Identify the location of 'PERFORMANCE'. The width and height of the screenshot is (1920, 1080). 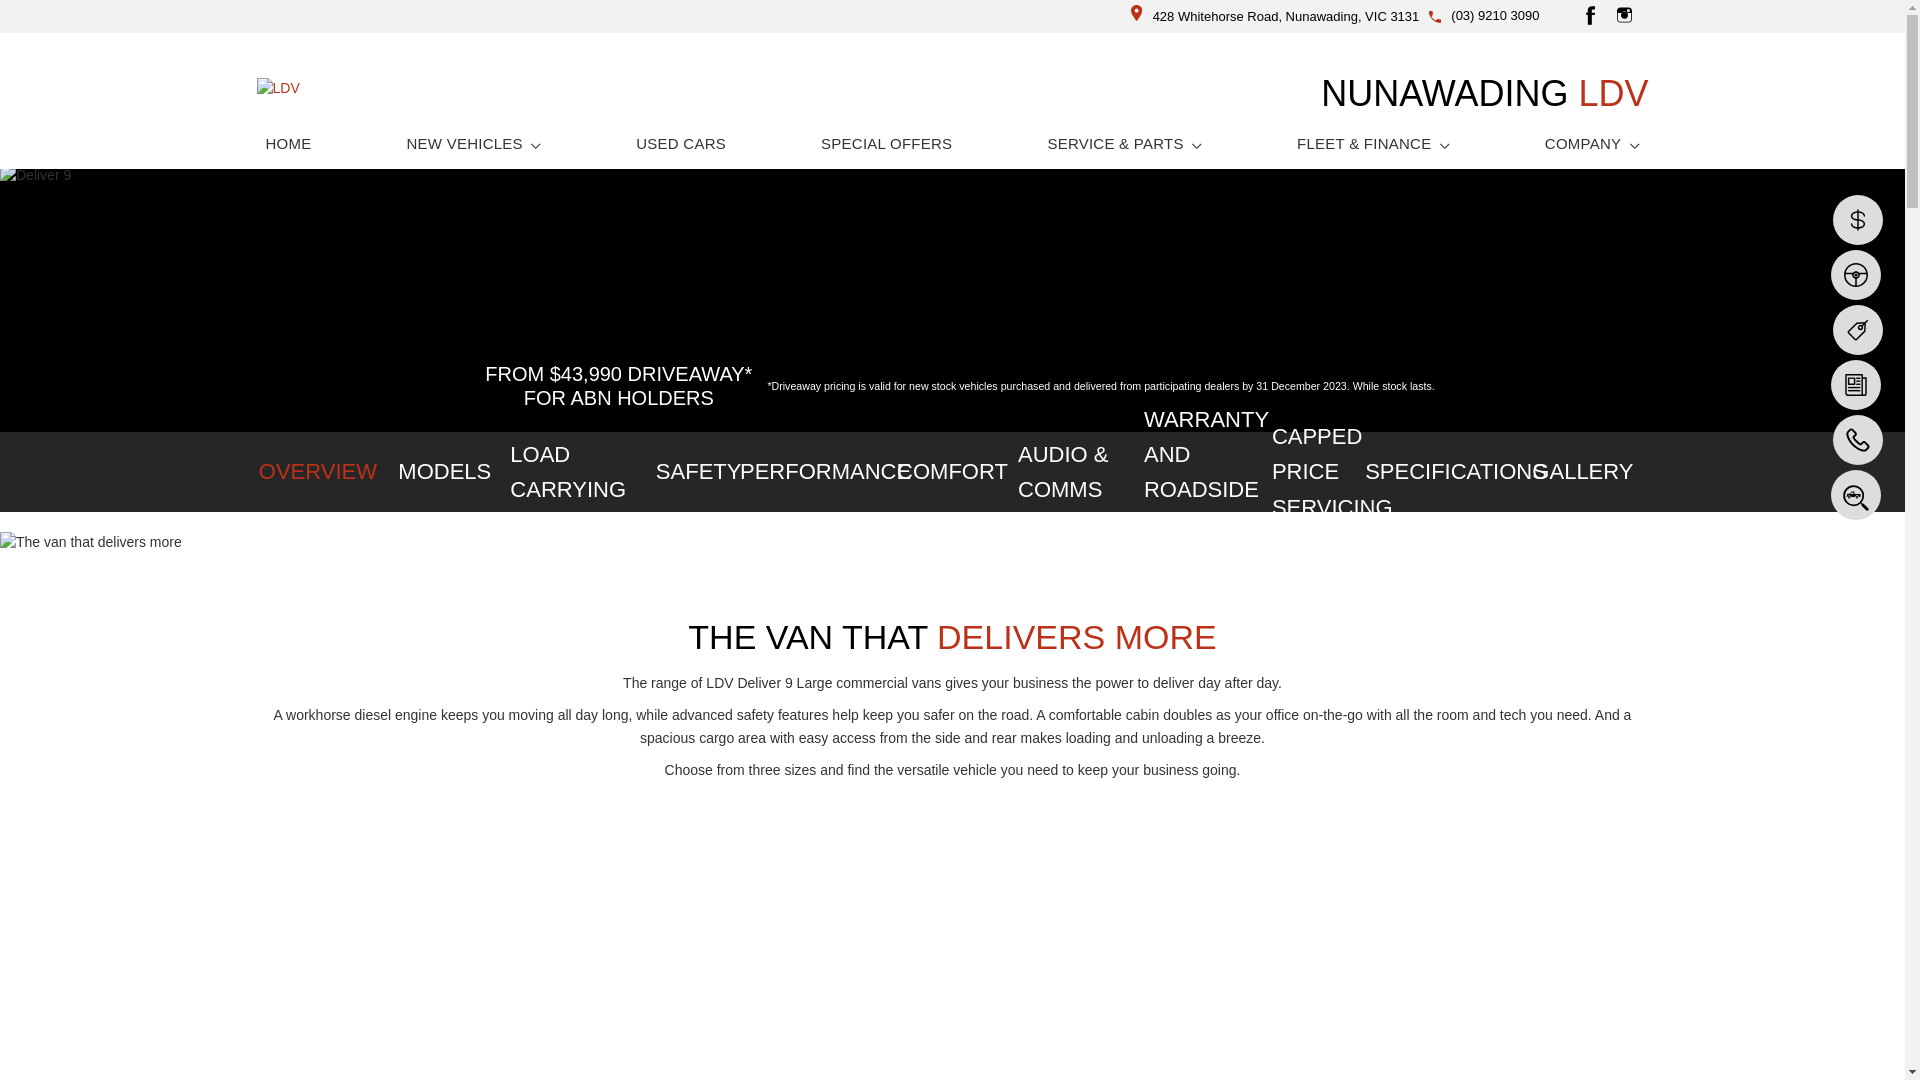
(825, 471).